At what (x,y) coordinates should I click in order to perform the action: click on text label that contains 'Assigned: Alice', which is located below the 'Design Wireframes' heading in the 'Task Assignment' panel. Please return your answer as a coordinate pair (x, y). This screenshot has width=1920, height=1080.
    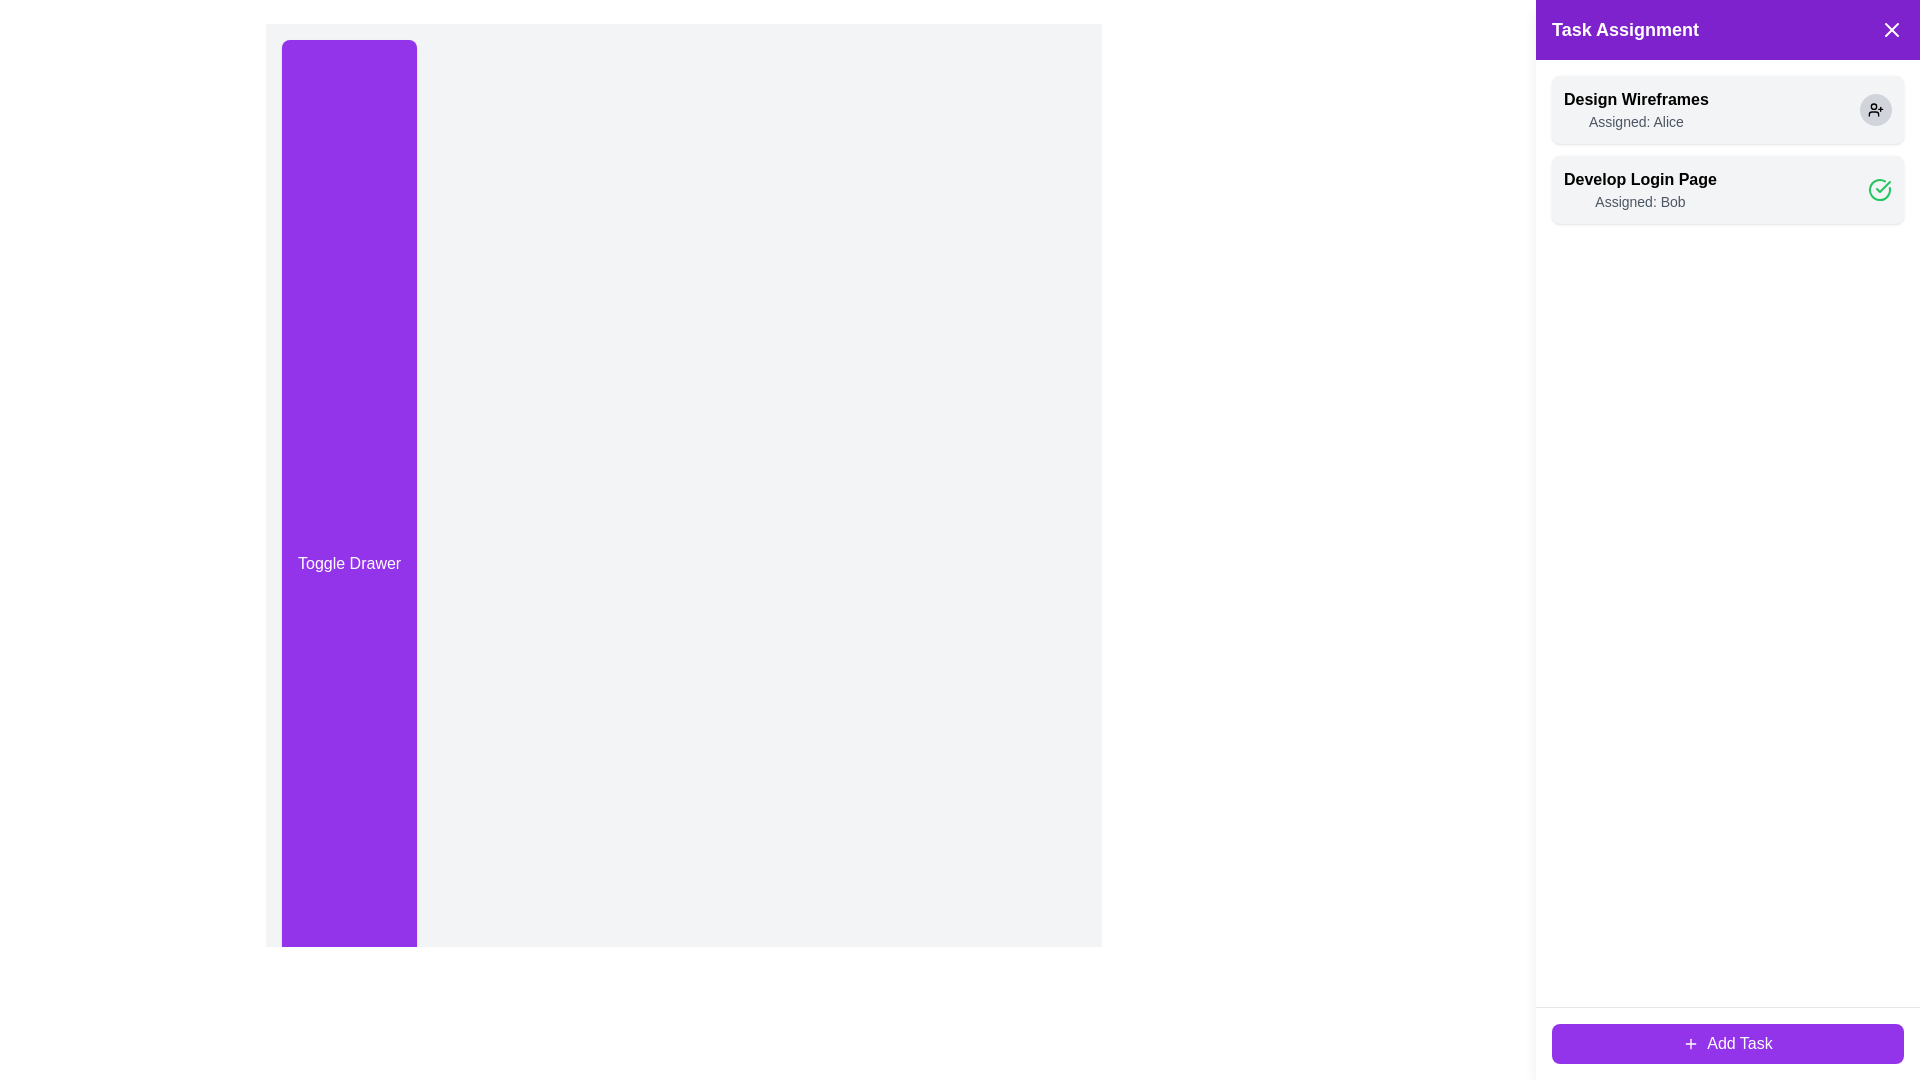
    Looking at the image, I should click on (1636, 122).